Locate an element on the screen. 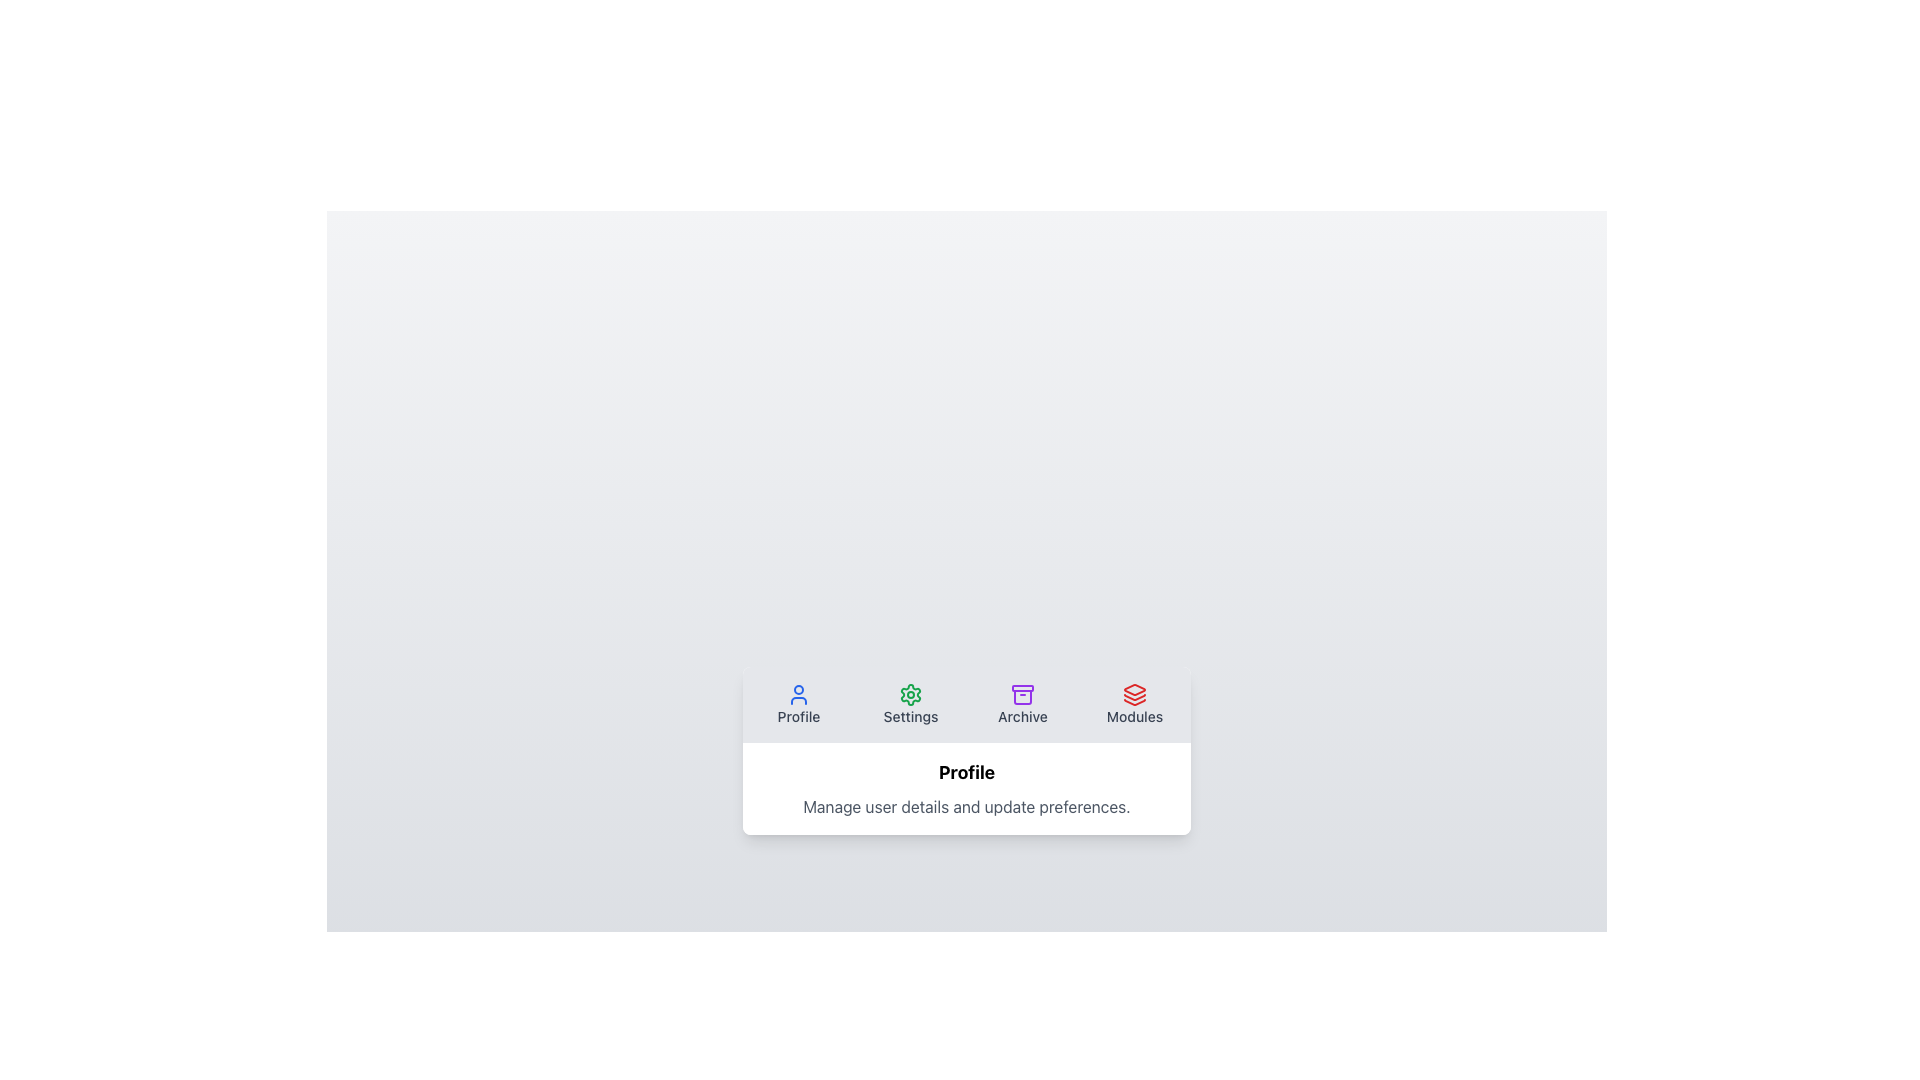 This screenshot has width=1920, height=1080. the Navigation Tab which features a green gear icon and a 'Settings' label, located centrally in the bottom navigation menu is located at coordinates (910, 704).